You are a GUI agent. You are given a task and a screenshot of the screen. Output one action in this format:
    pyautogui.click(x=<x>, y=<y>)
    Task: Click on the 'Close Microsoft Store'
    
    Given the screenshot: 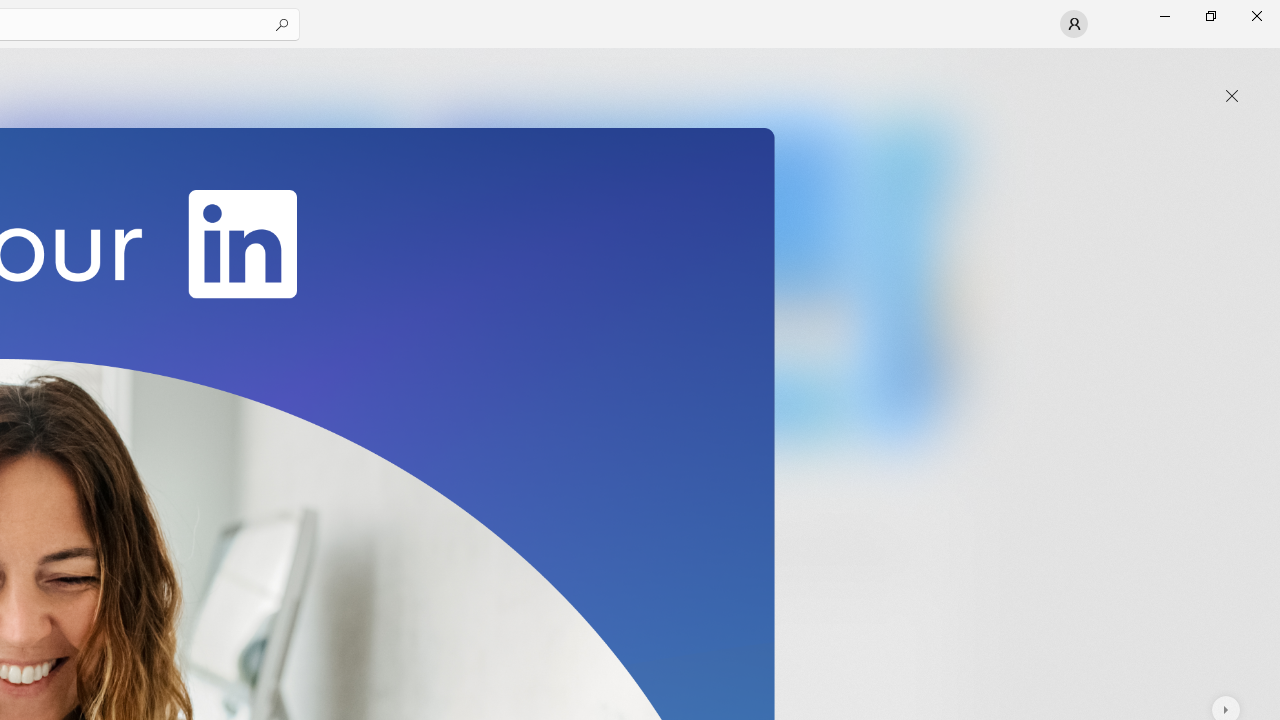 What is the action you would take?
    pyautogui.click(x=1255, y=15)
    